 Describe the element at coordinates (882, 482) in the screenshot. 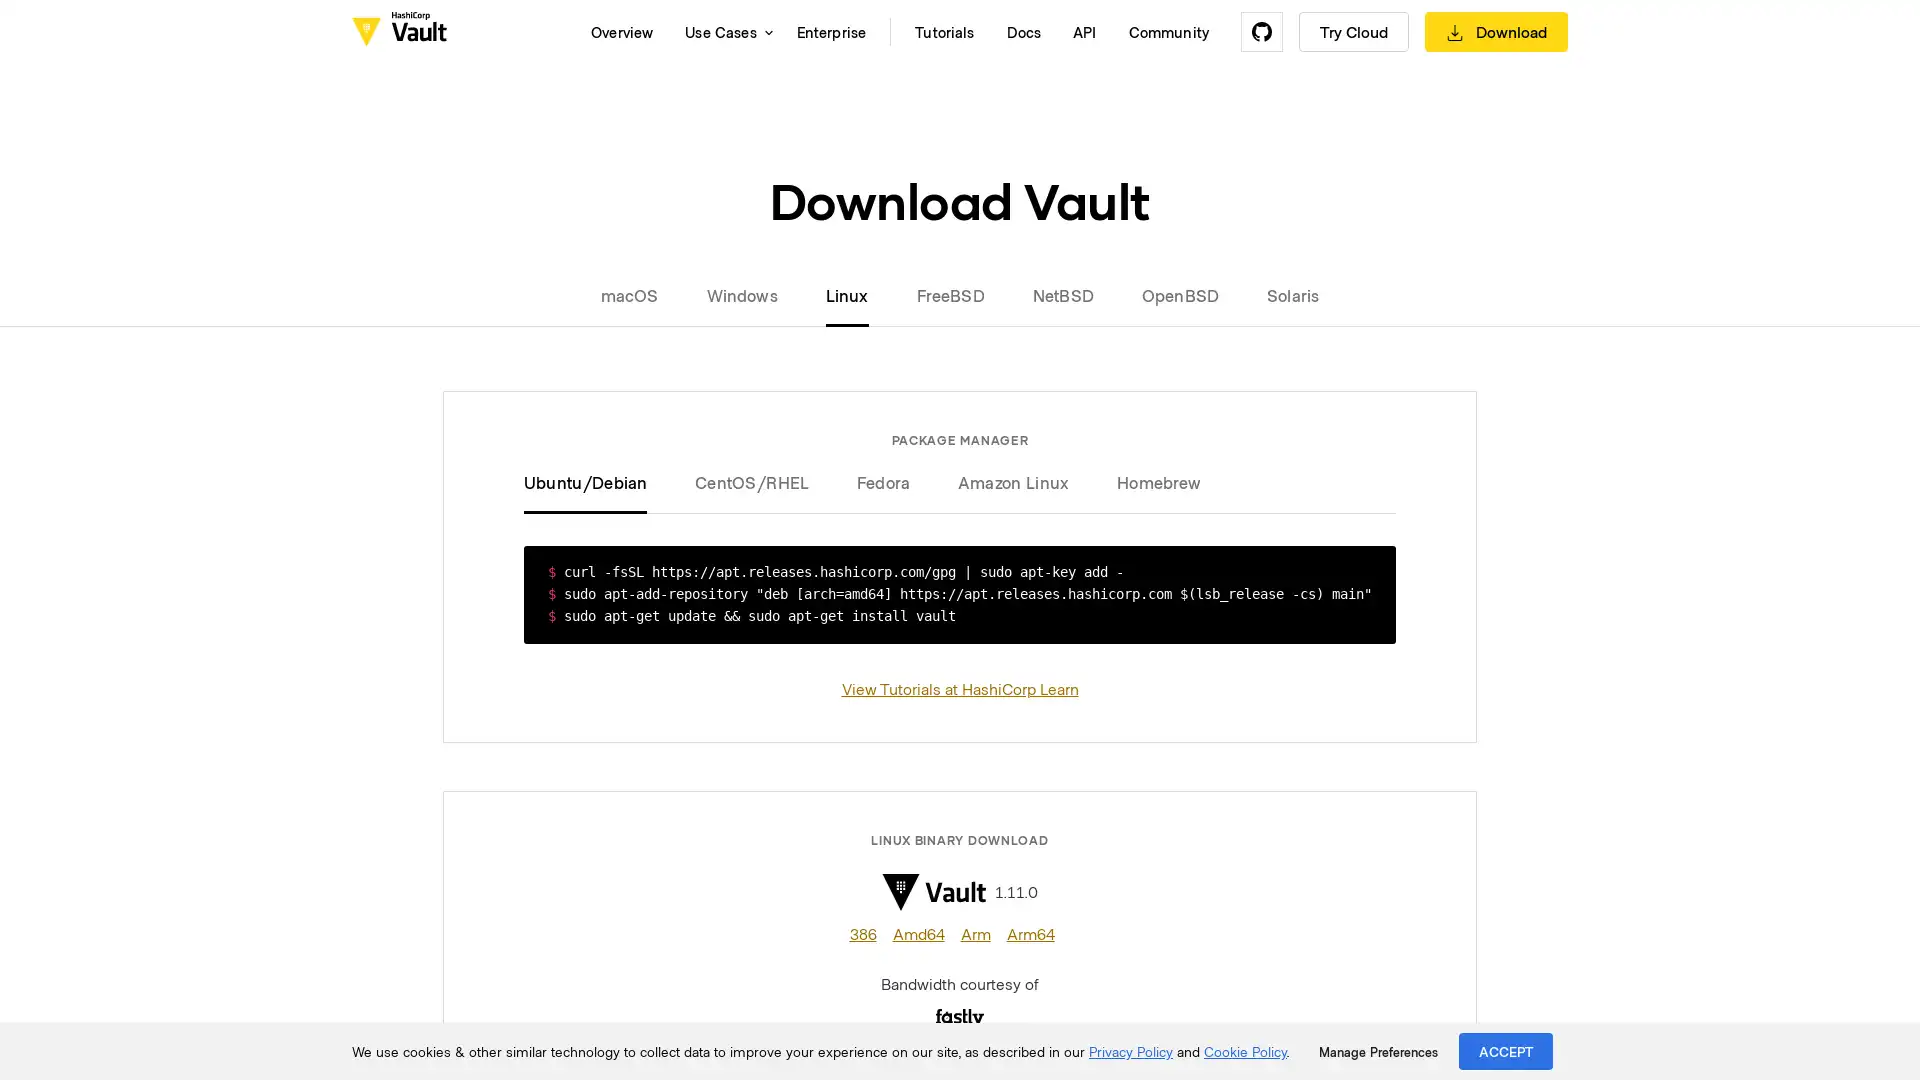

I see `Fedora` at that location.